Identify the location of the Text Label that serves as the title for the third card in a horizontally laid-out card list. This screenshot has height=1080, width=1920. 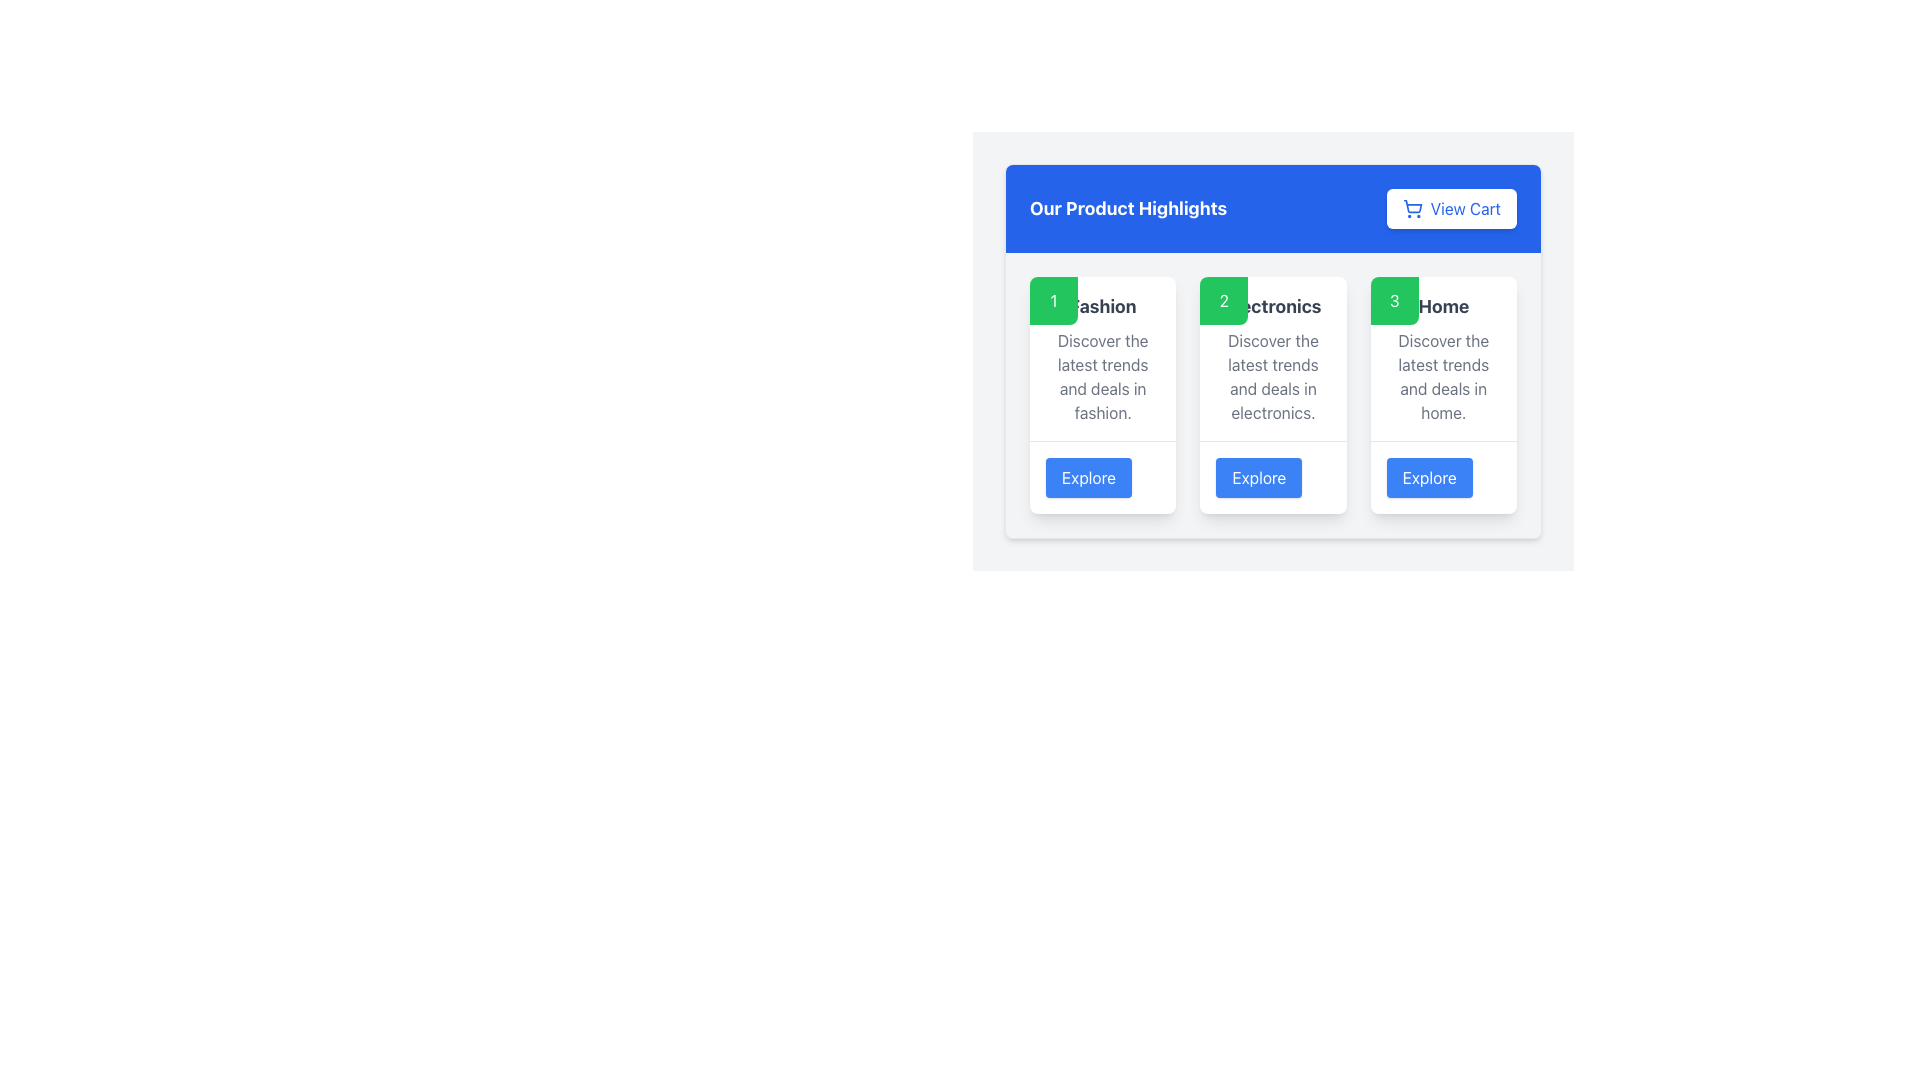
(1443, 307).